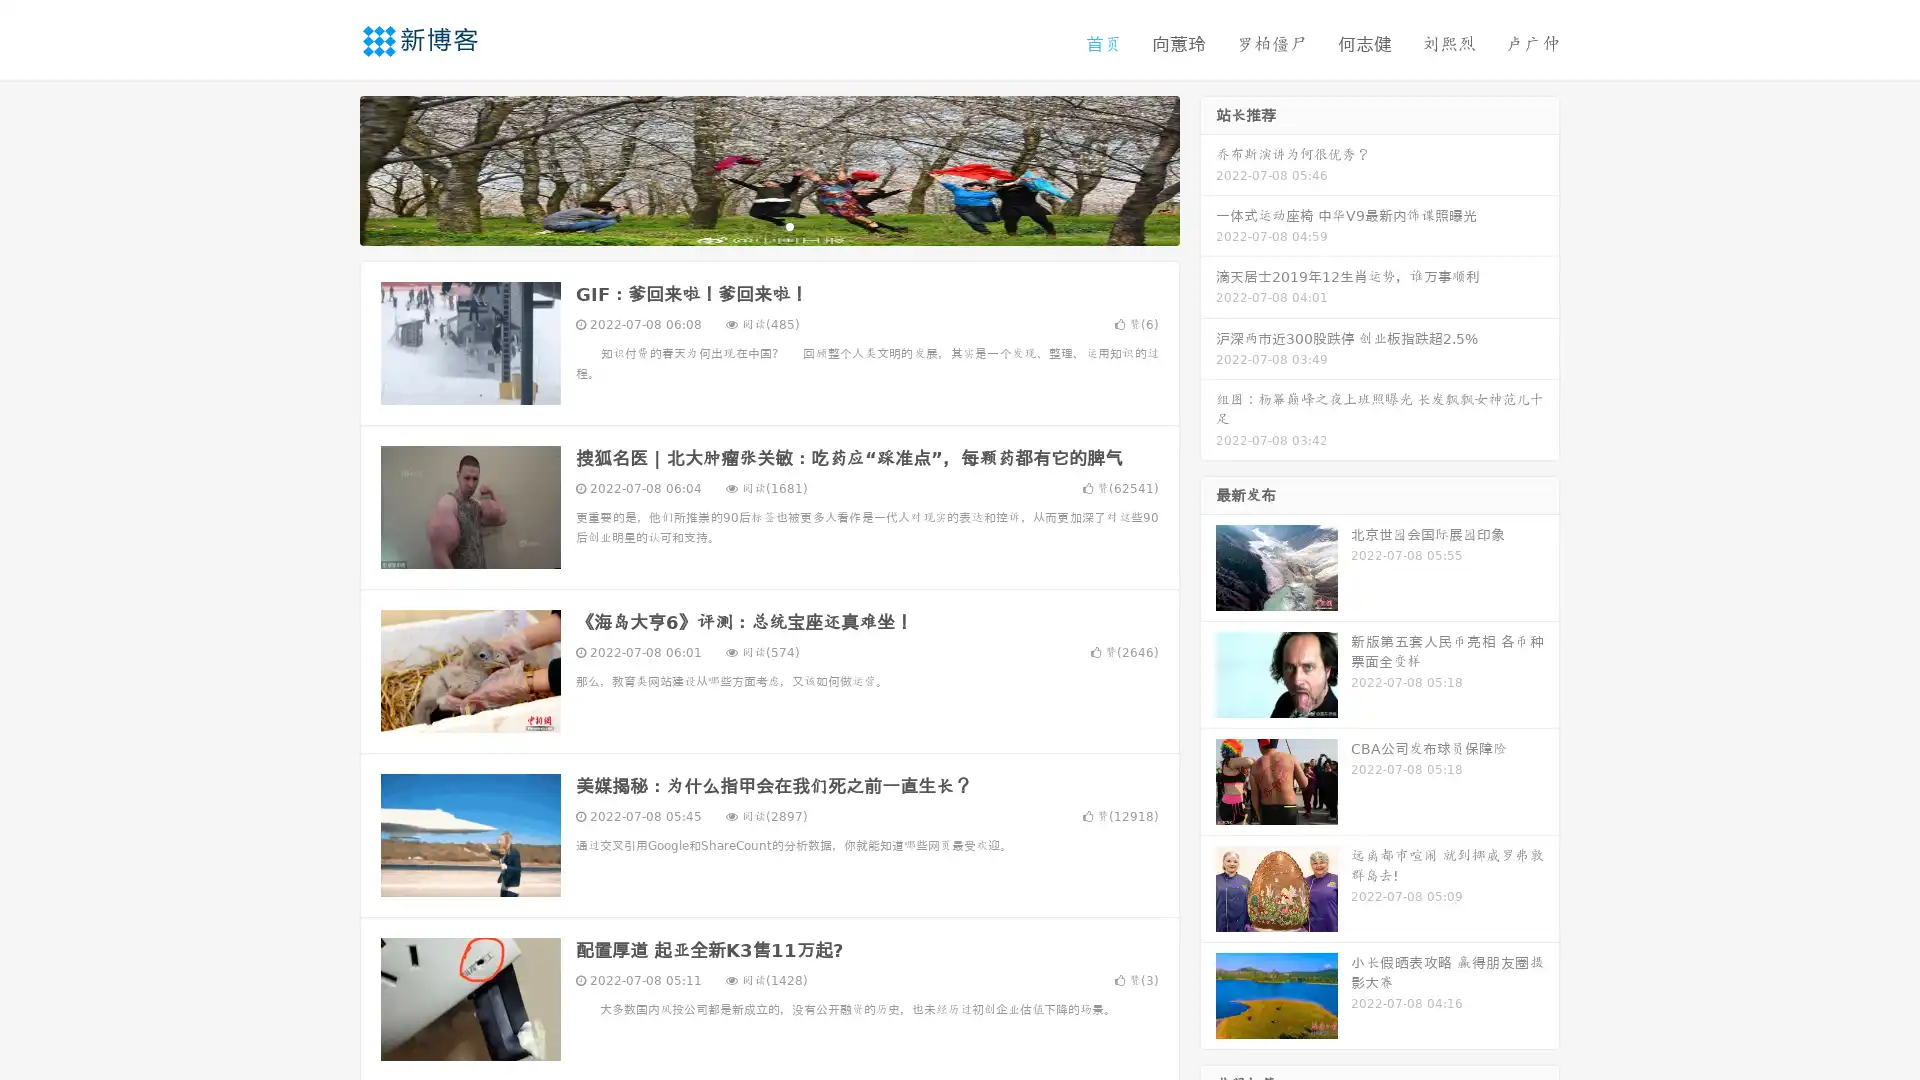 The width and height of the screenshot is (1920, 1080). I want to click on Next slide, so click(1208, 168).